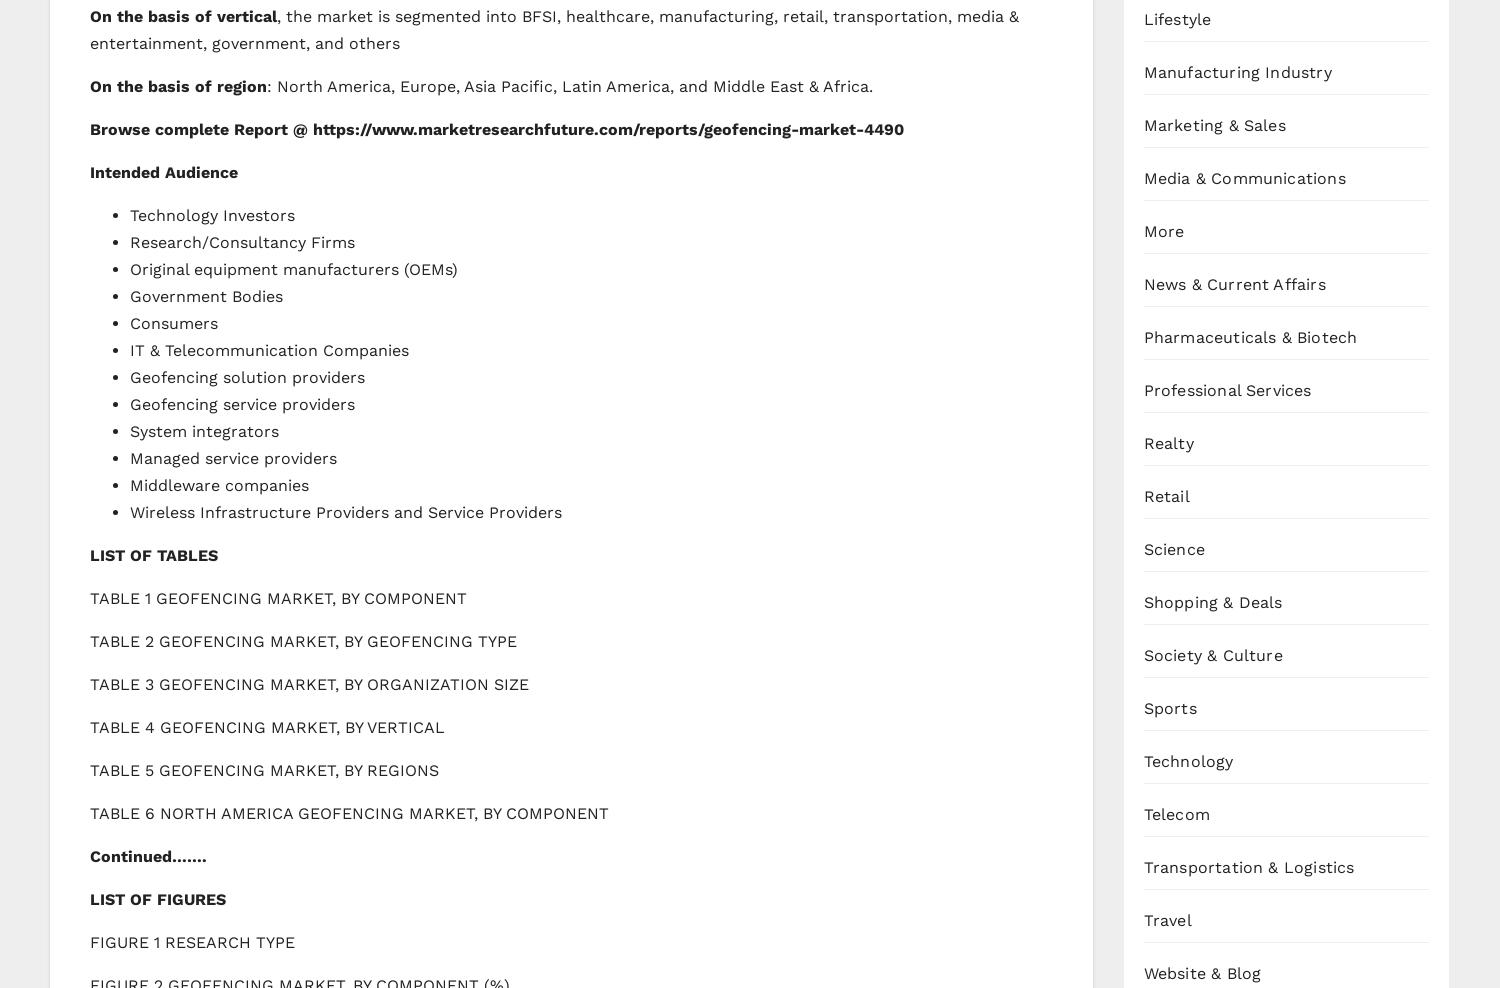  I want to click on 'Lifestyle', so click(1143, 17).